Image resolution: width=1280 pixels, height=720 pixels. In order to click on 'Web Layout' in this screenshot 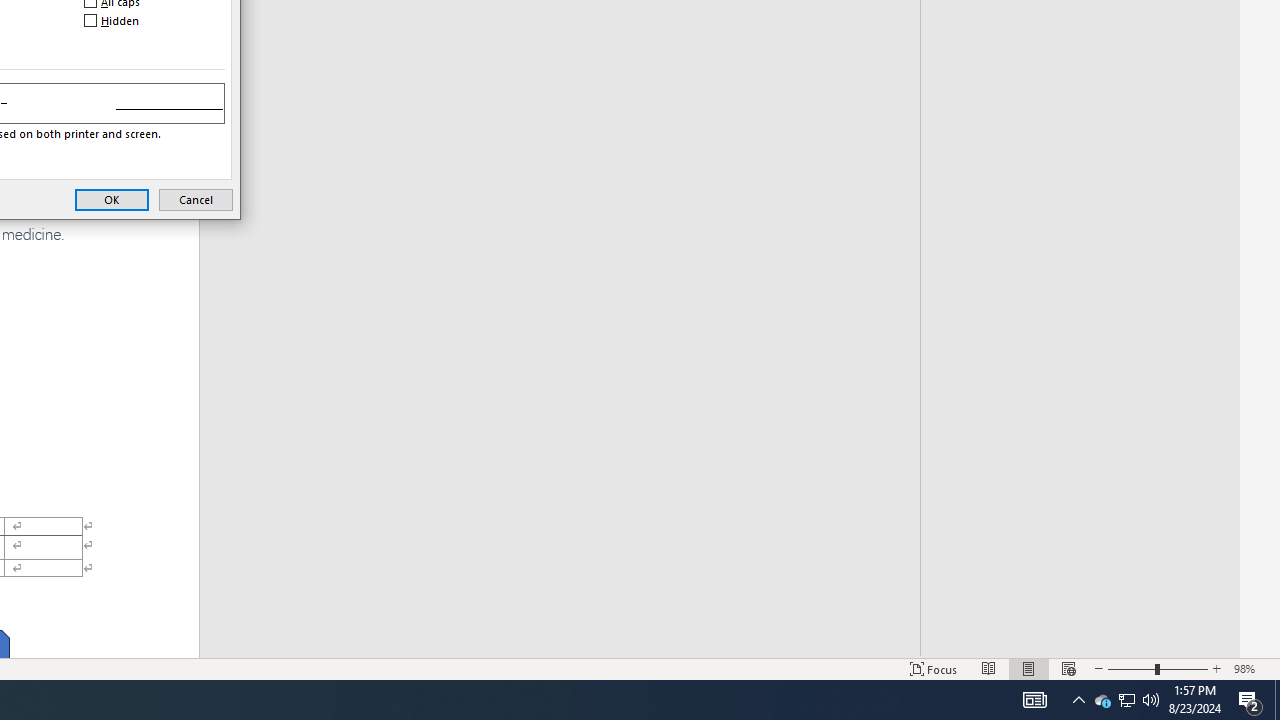, I will do `click(1068, 669)`.